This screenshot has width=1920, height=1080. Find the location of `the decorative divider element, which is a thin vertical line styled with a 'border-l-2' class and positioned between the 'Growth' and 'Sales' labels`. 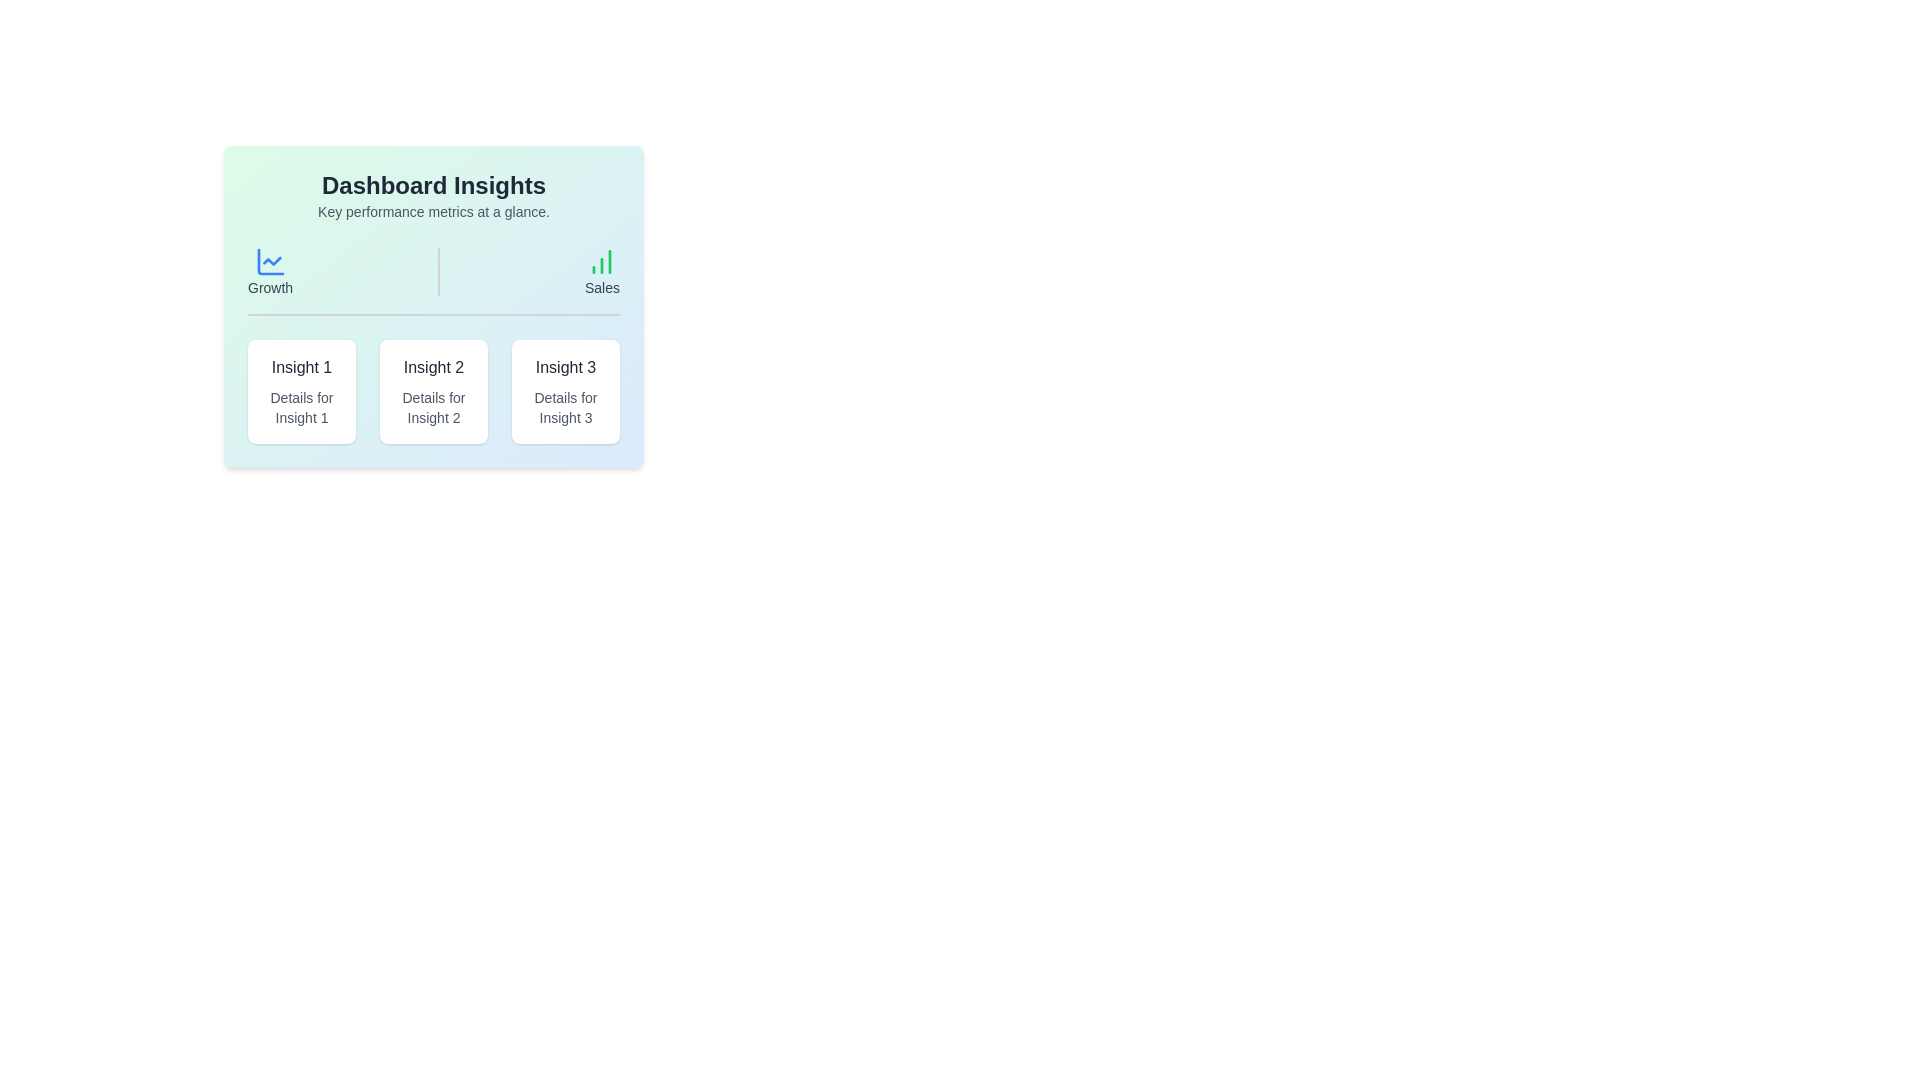

the decorative divider element, which is a thin vertical line styled with a 'border-l-2' class and positioned between the 'Growth' and 'Sales' labels is located at coordinates (438, 272).